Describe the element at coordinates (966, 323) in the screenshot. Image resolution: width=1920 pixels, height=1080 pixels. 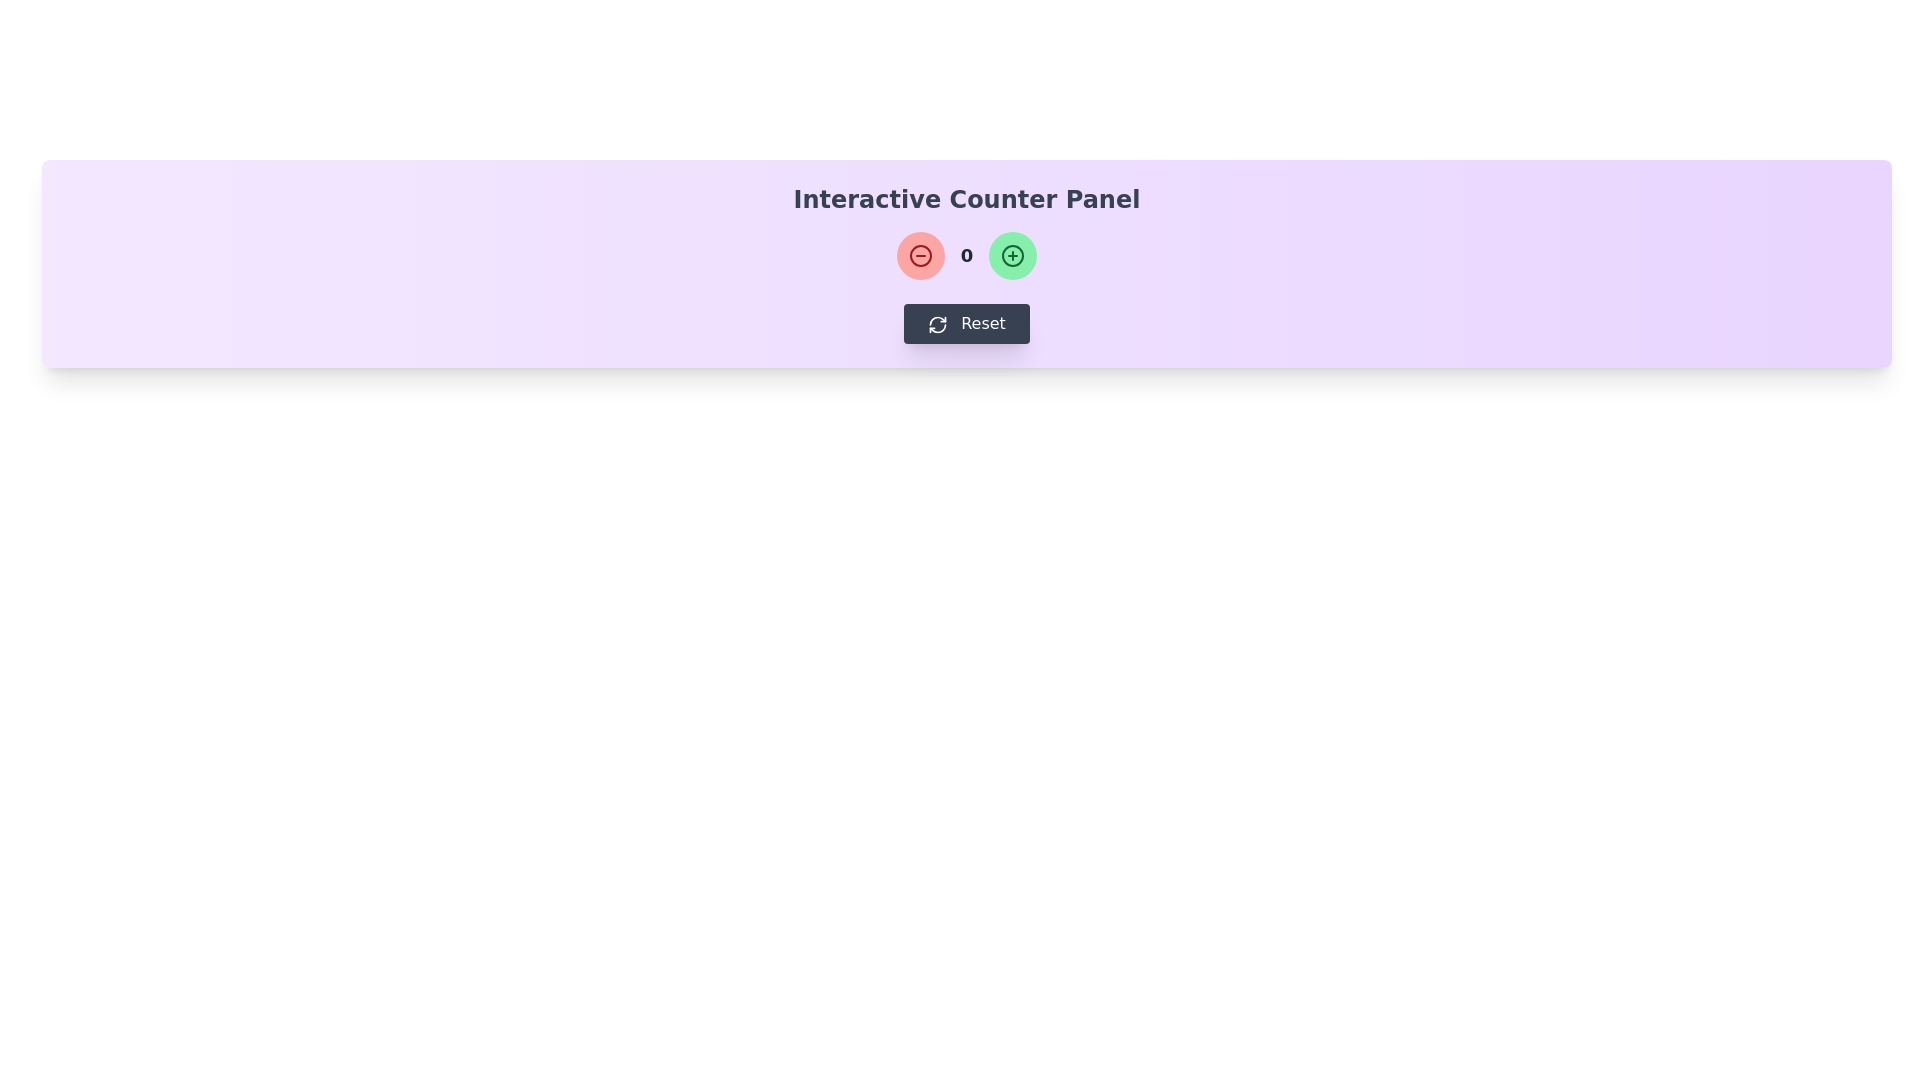
I see `the 'Reset' button, which is a rectangular button with rounded corners, dark grey background, white text, and a refresh-style circular arrow icon, located in the center of the panel below the '+' / '-' buttons` at that location.